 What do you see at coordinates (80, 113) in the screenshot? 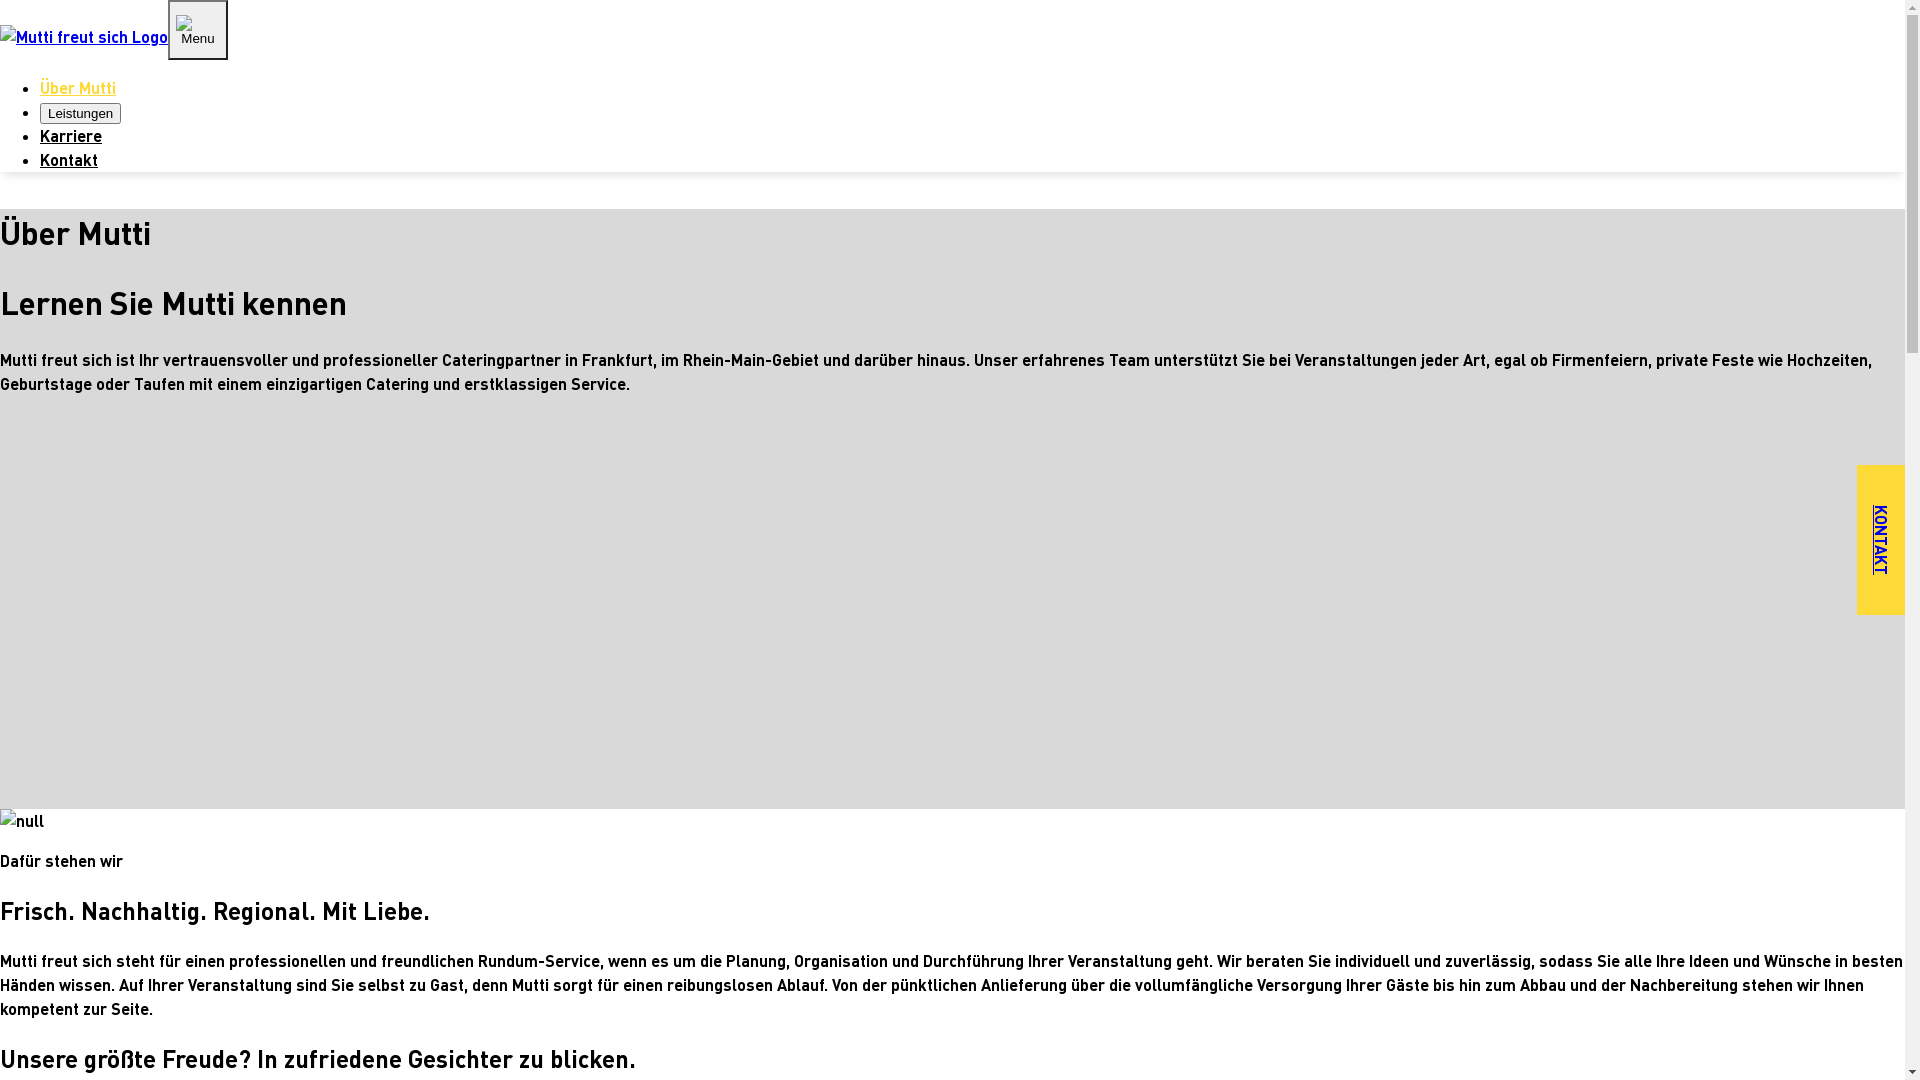
I see `'Leistungen'` at bounding box center [80, 113].